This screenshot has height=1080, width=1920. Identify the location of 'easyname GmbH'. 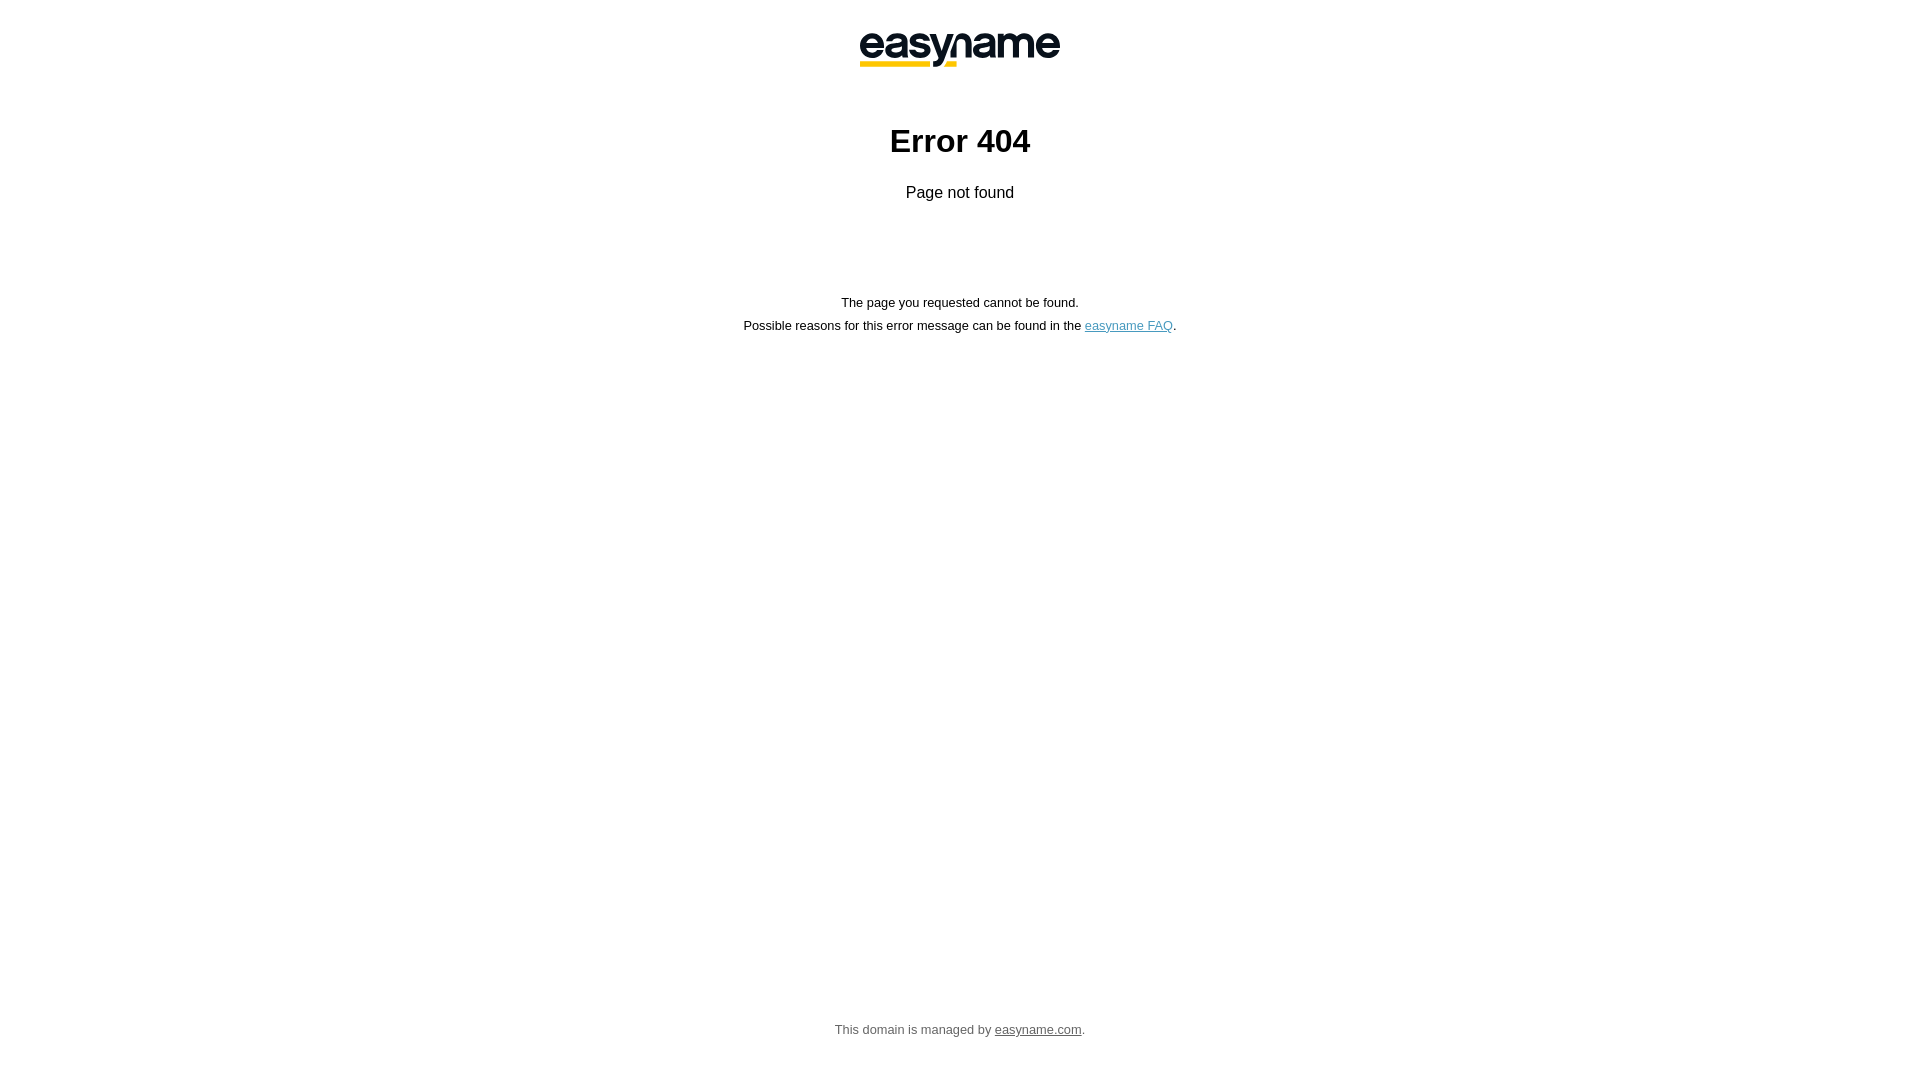
(960, 49).